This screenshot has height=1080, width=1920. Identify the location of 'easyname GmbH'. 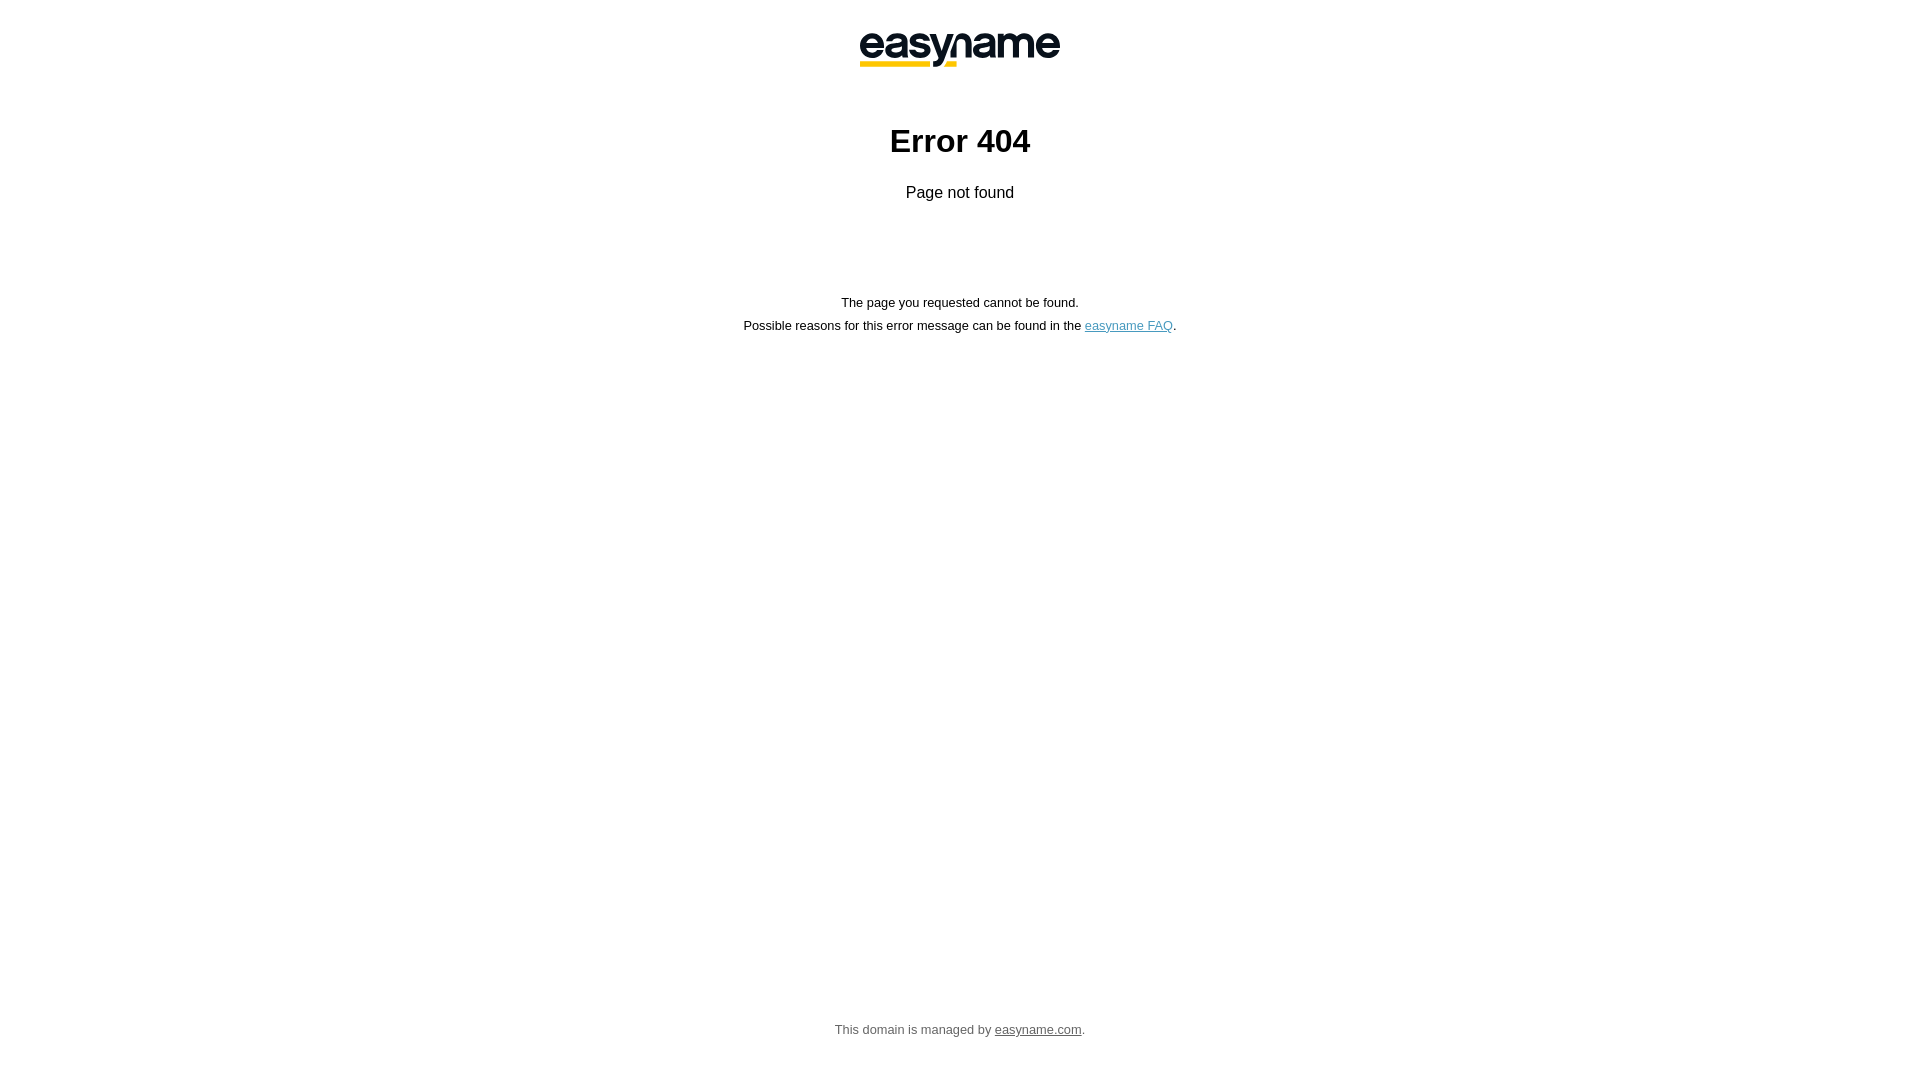
(960, 49).